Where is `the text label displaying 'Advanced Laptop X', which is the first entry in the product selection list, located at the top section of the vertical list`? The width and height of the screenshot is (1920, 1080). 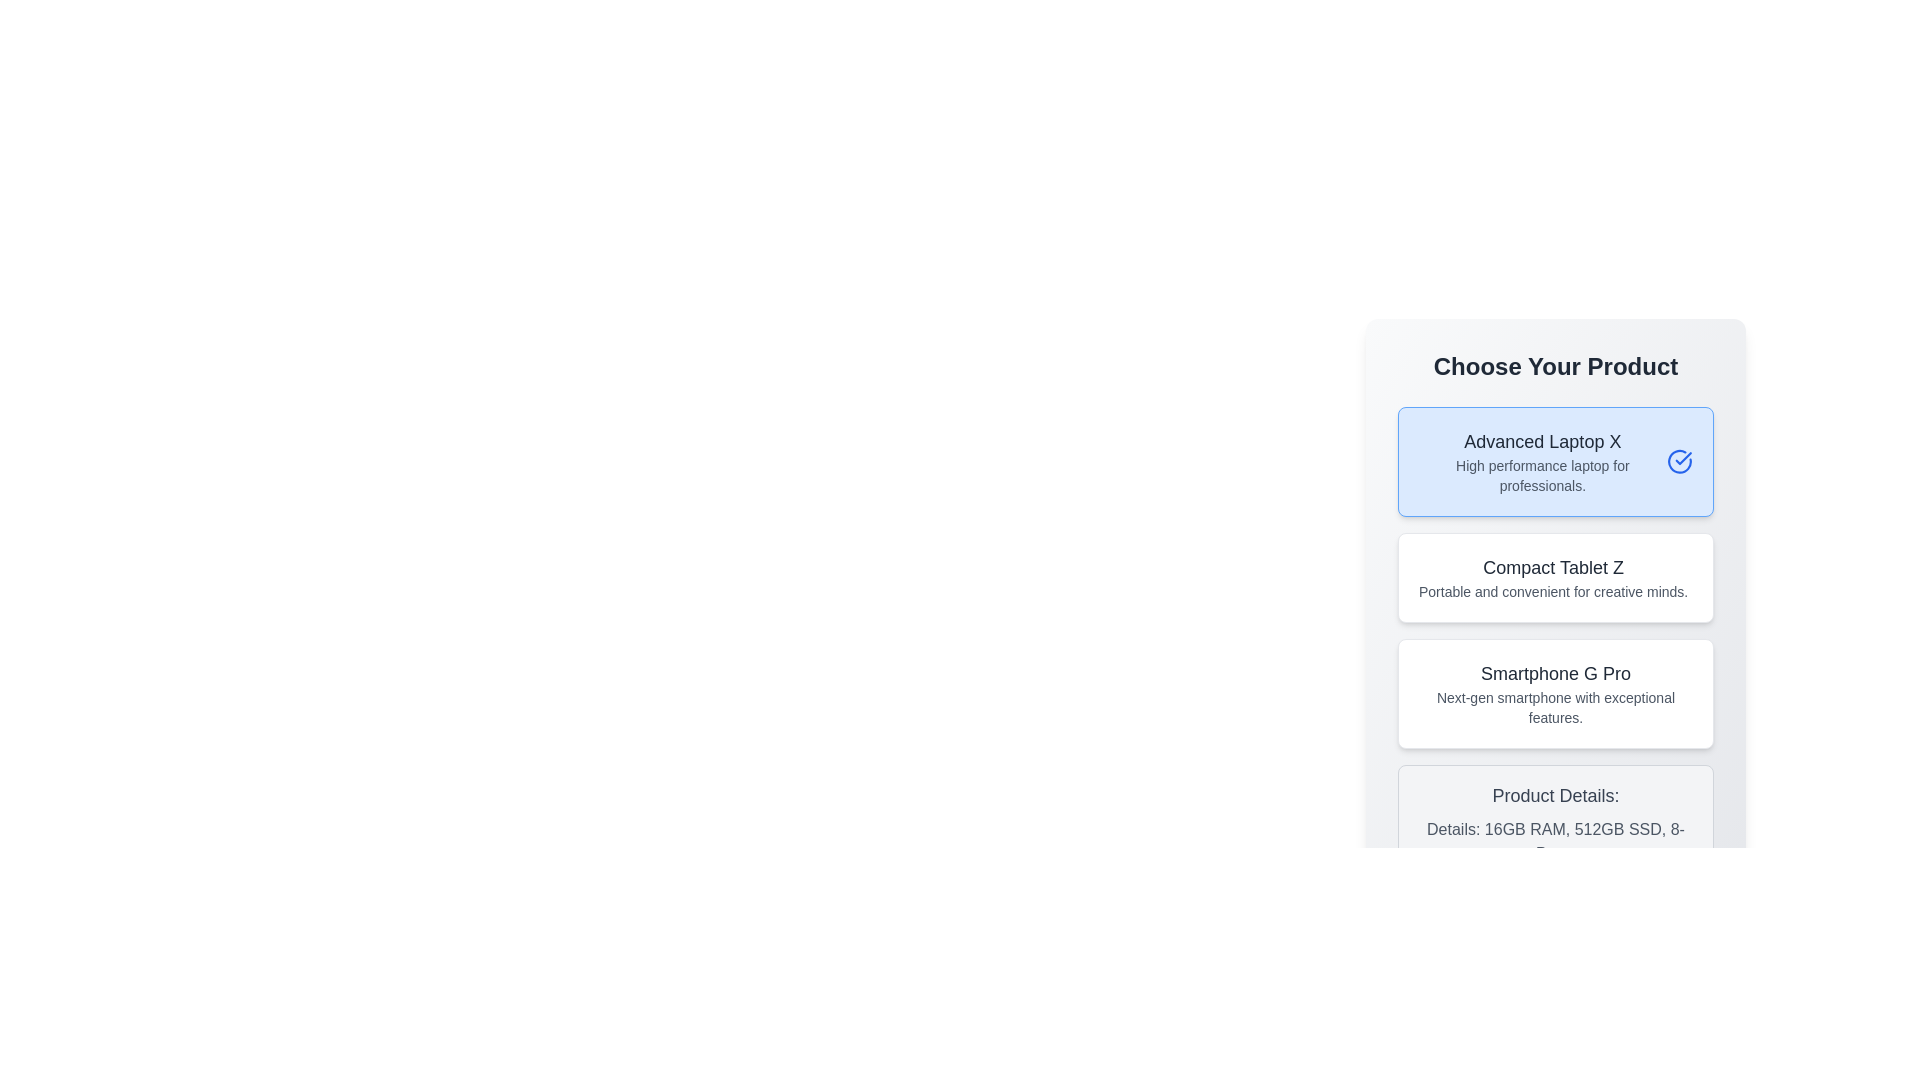
the text label displaying 'Advanced Laptop X', which is the first entry in the product selection list, located at the top section of the vertical list is located at coordinates (1541, 441).